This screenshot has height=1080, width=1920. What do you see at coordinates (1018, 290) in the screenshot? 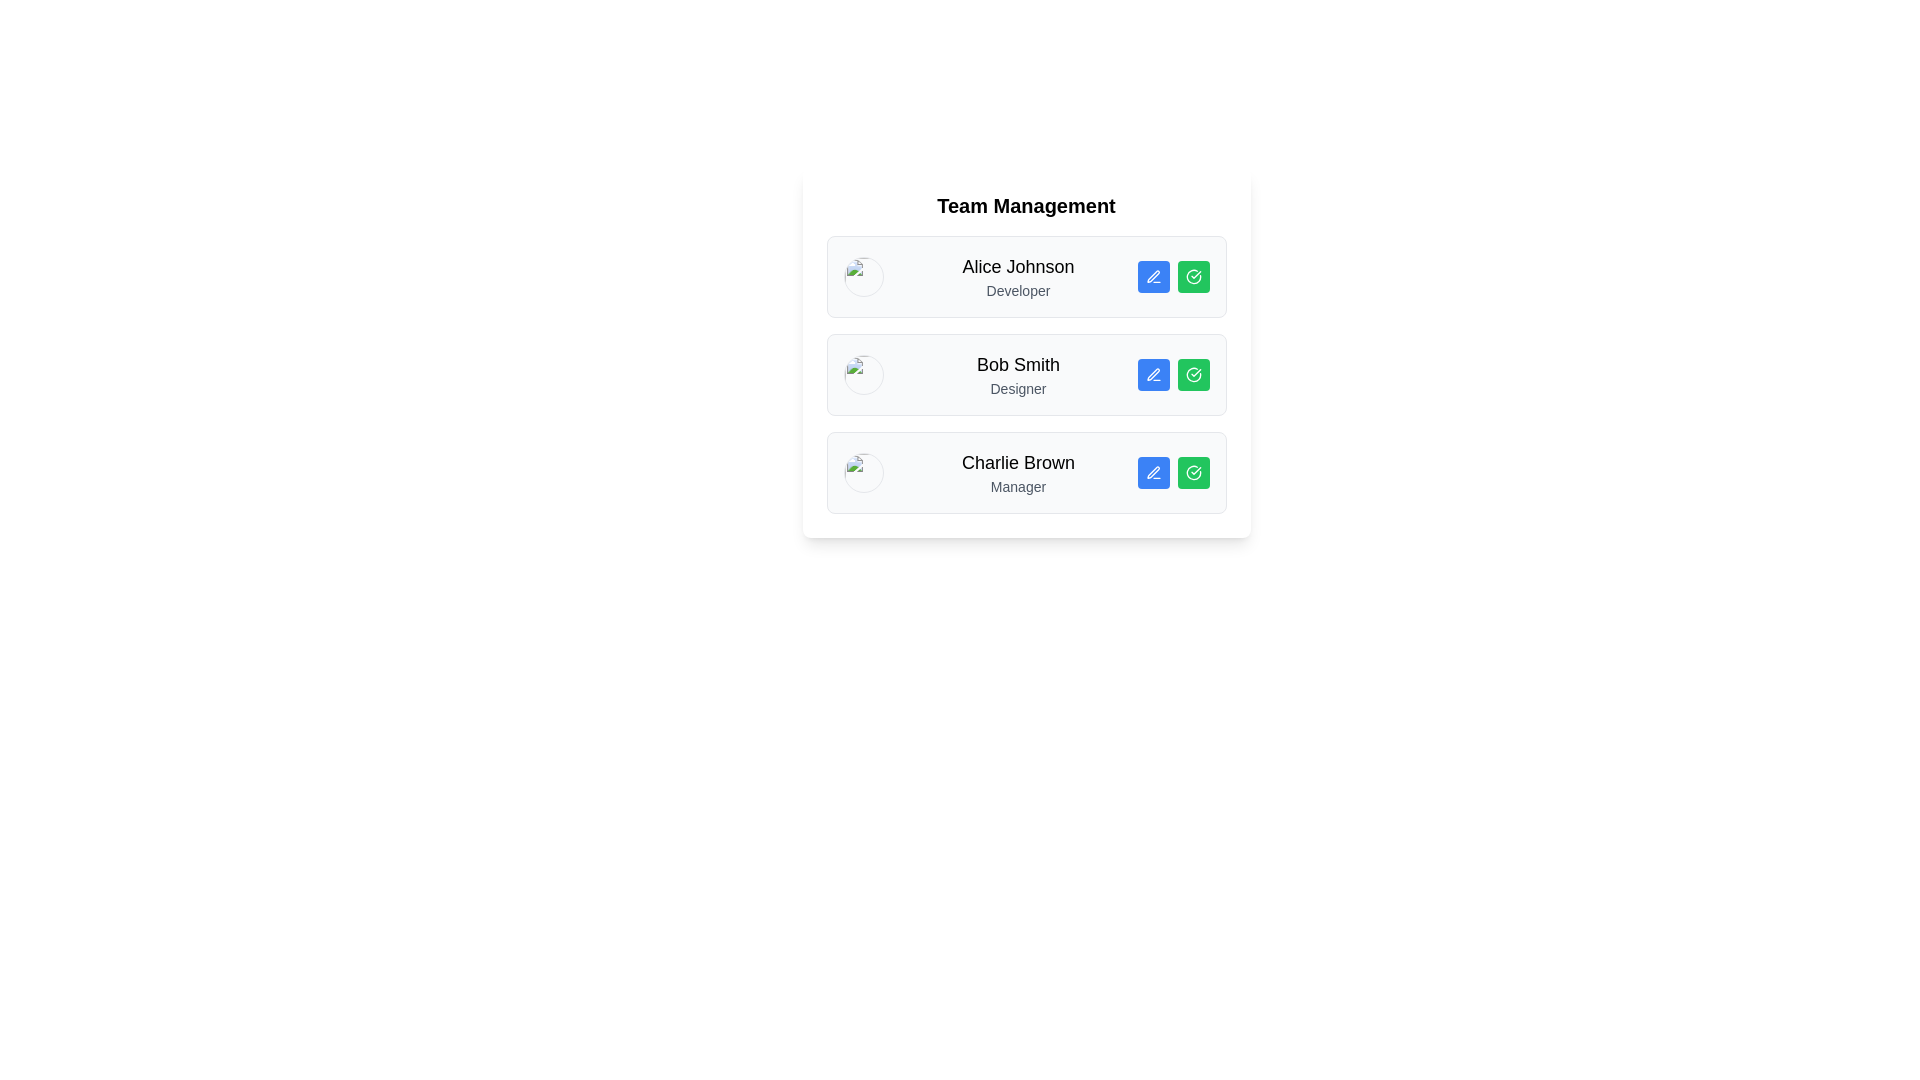
I see `text label displaying 'Developer' located directly under 'Alice Johnson' in the top card of the vertical stack` at bounding box center [1018, 290].